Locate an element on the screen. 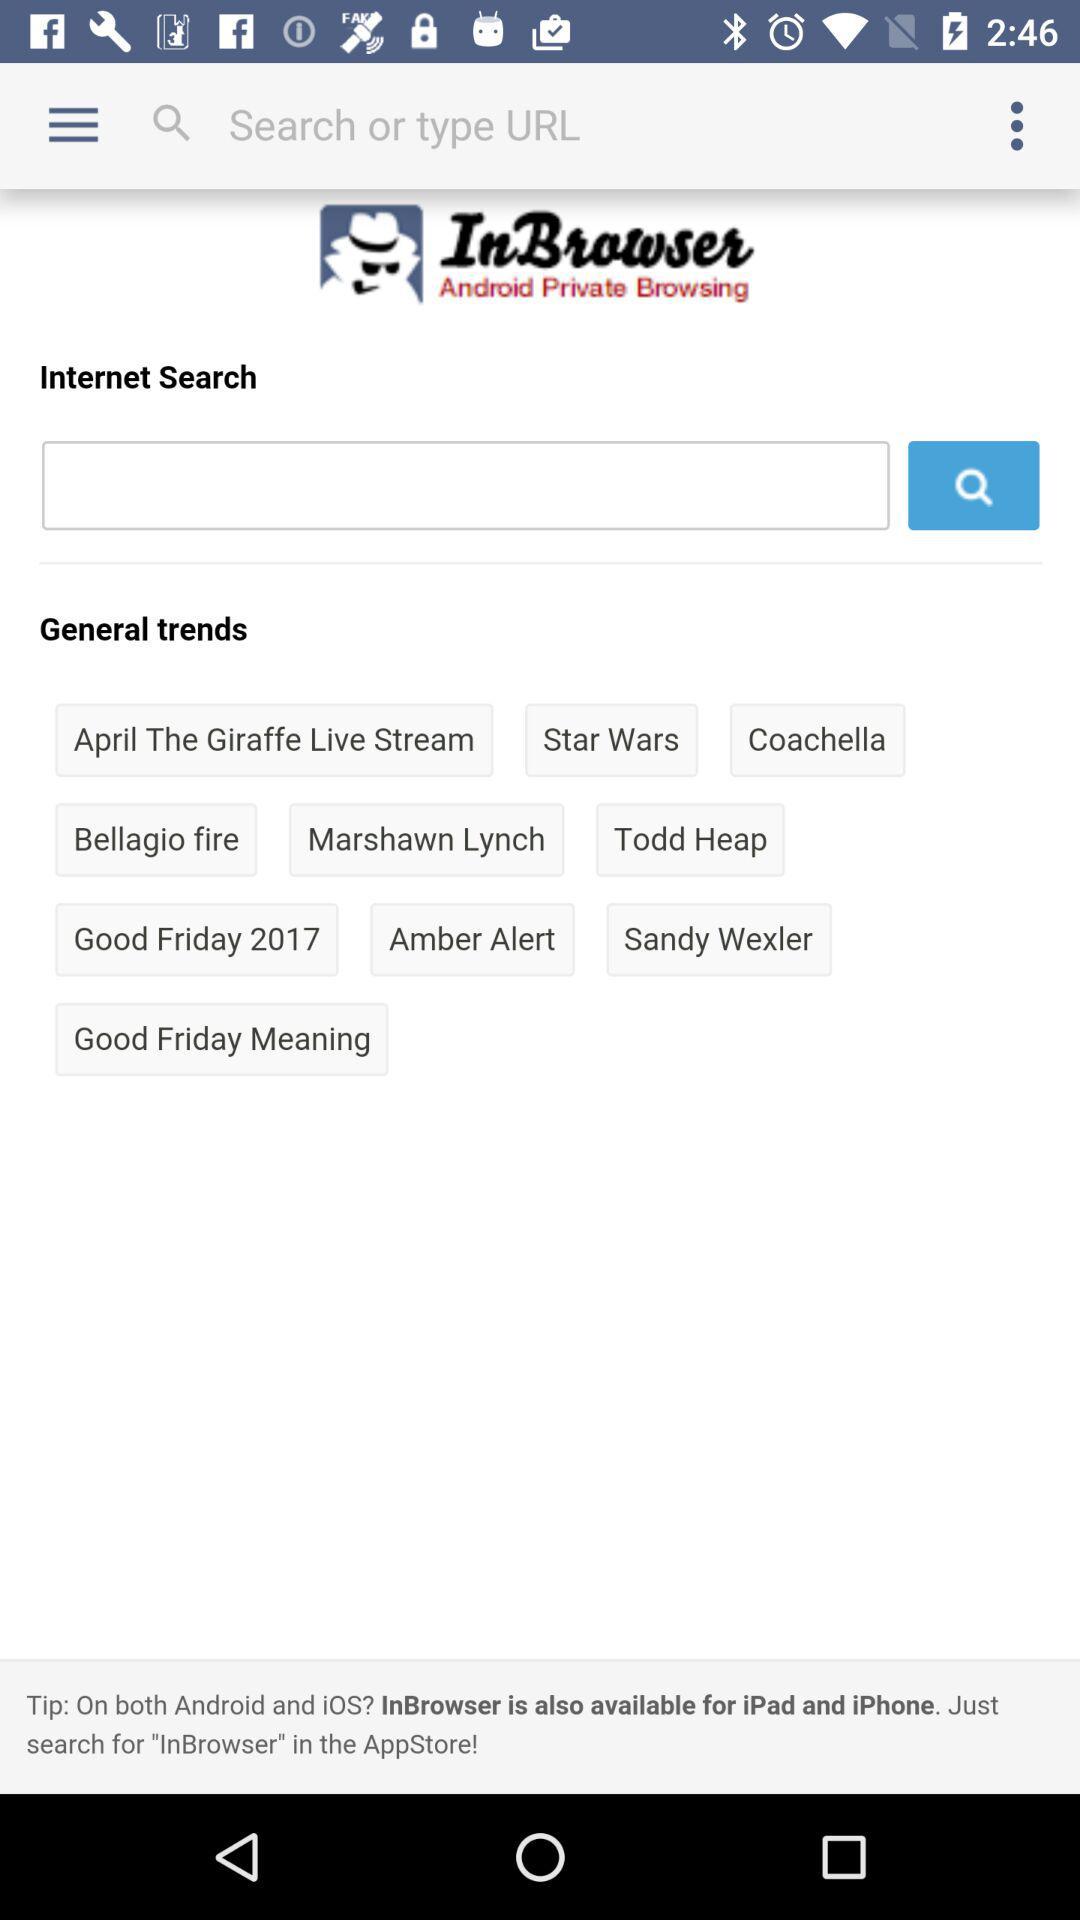  inbrowser home page is located at coordinates (540, 991).